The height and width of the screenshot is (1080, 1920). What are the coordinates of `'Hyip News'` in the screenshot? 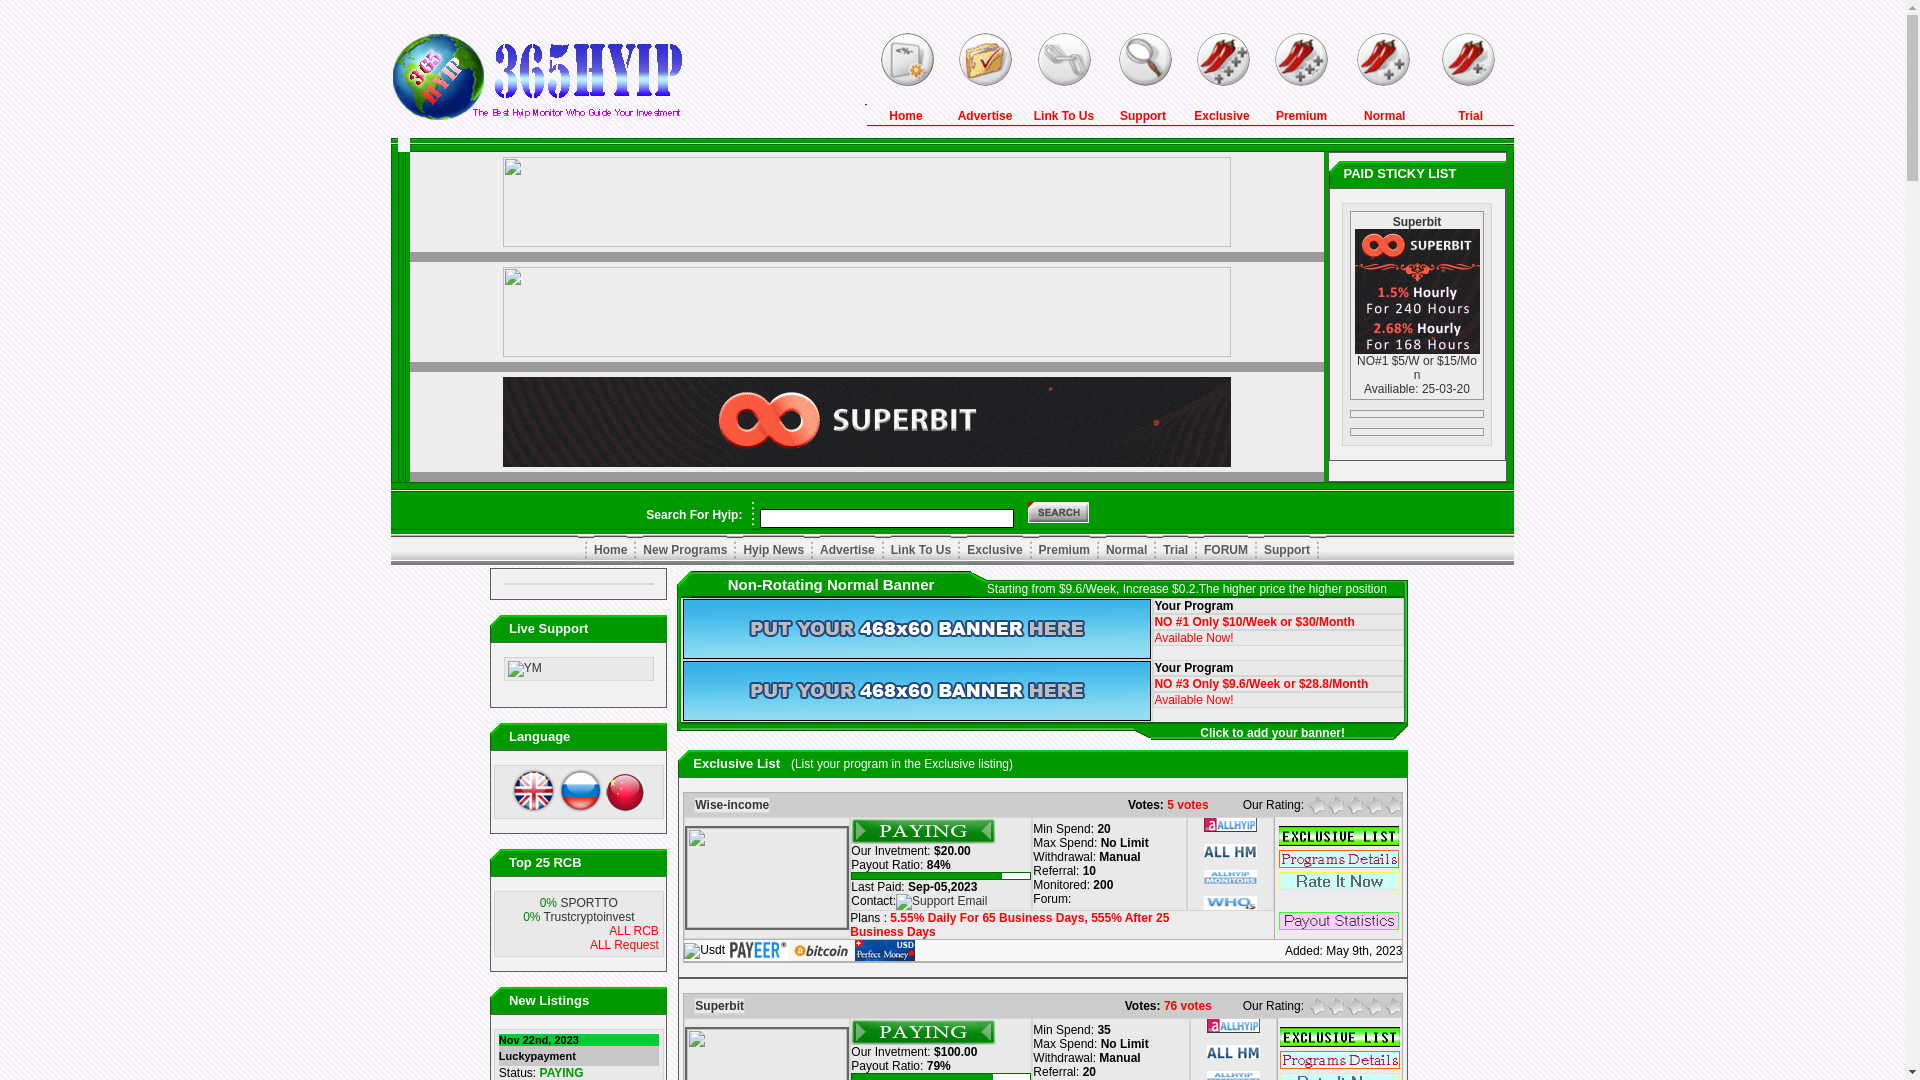 It's located at (772, 550).